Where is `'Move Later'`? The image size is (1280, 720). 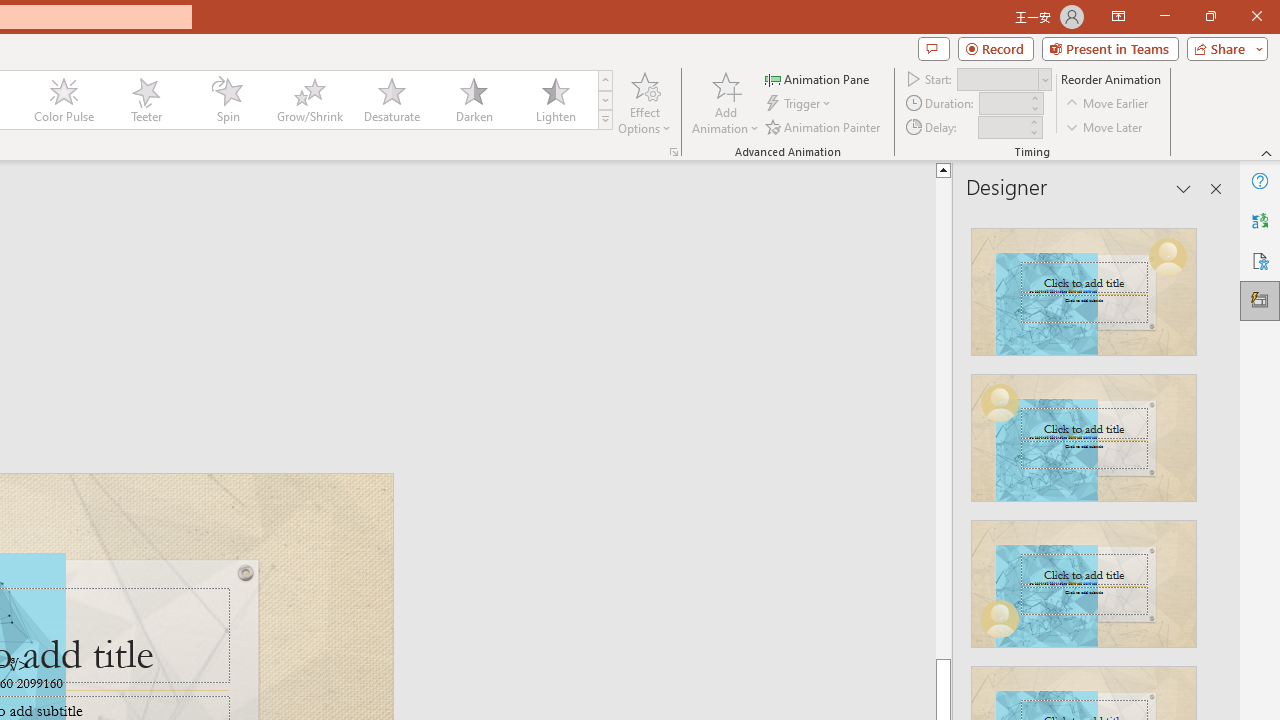 'Move Later' is located at coordinates (1104, 127).